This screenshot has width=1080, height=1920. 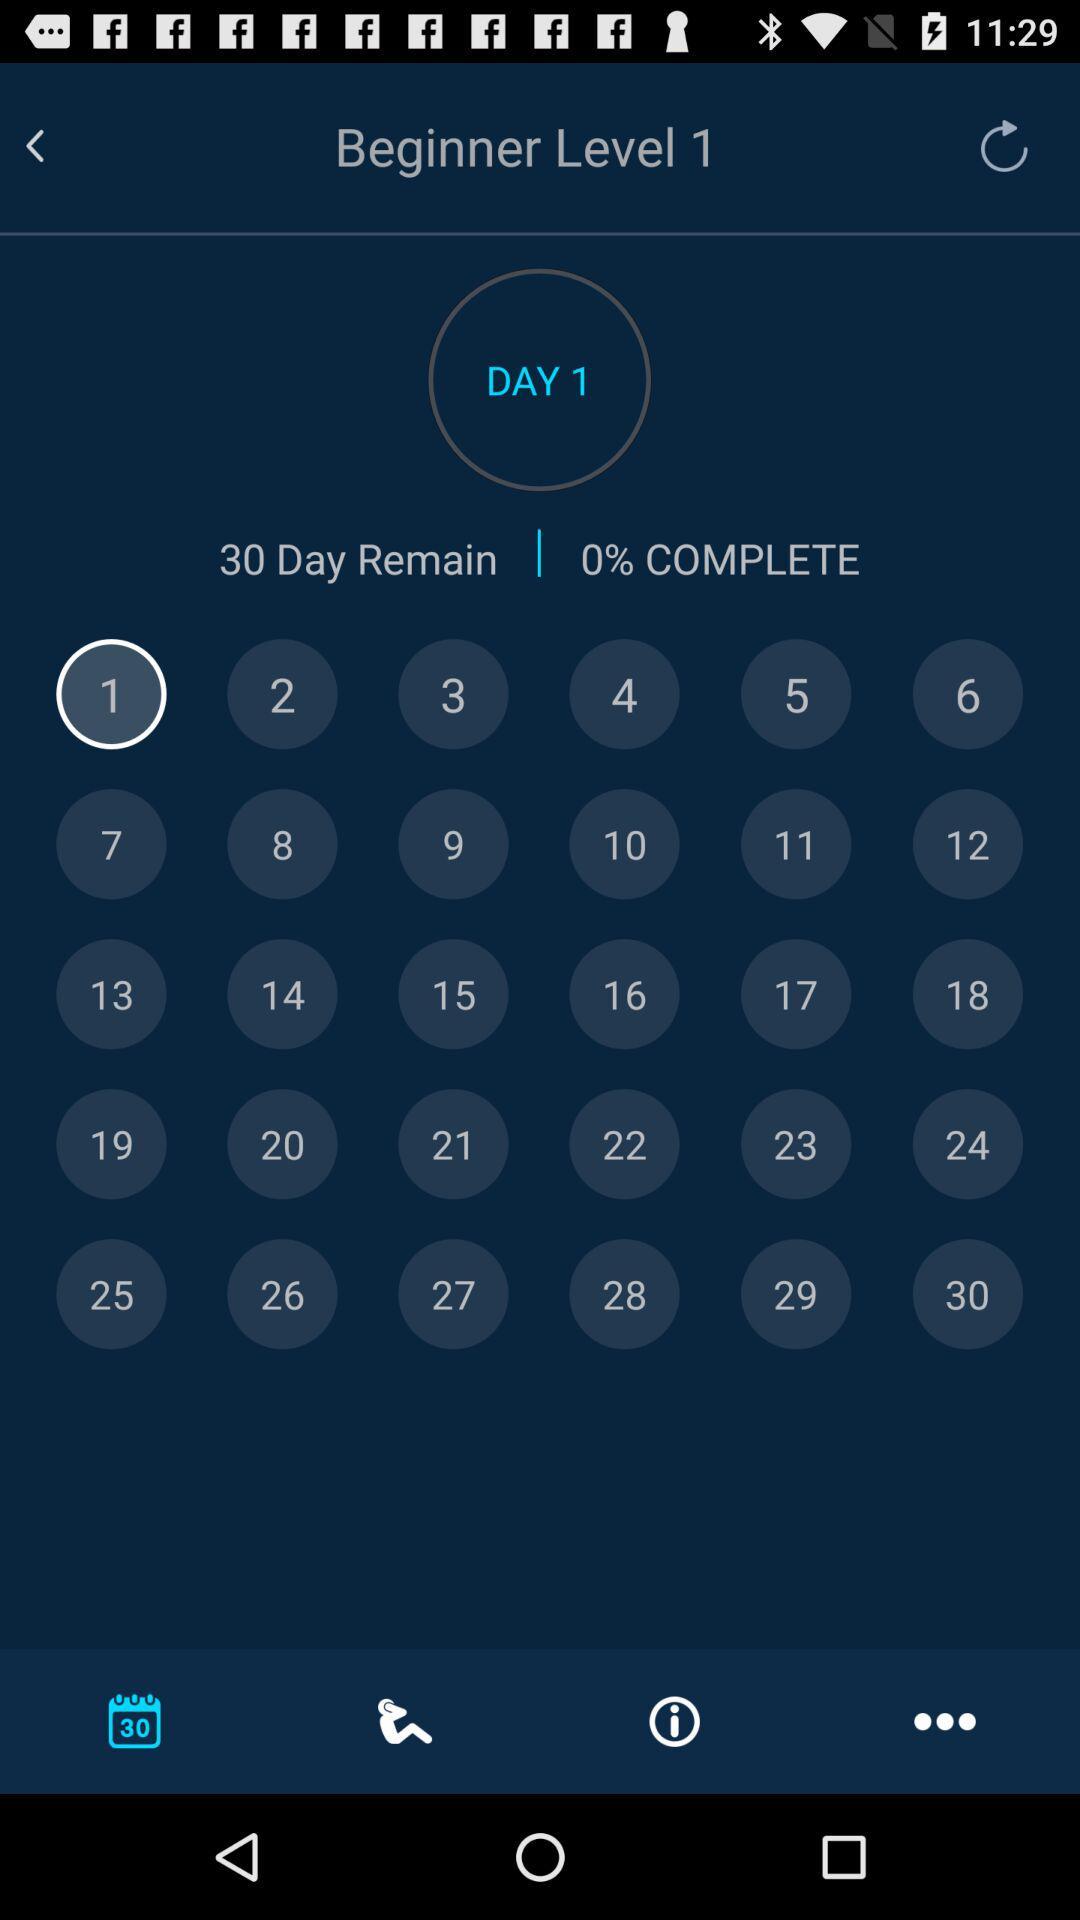 What do you see at coordinates (282, 1144) in the screenshot?
I see `day 20` at bounding box center [282, 1144].